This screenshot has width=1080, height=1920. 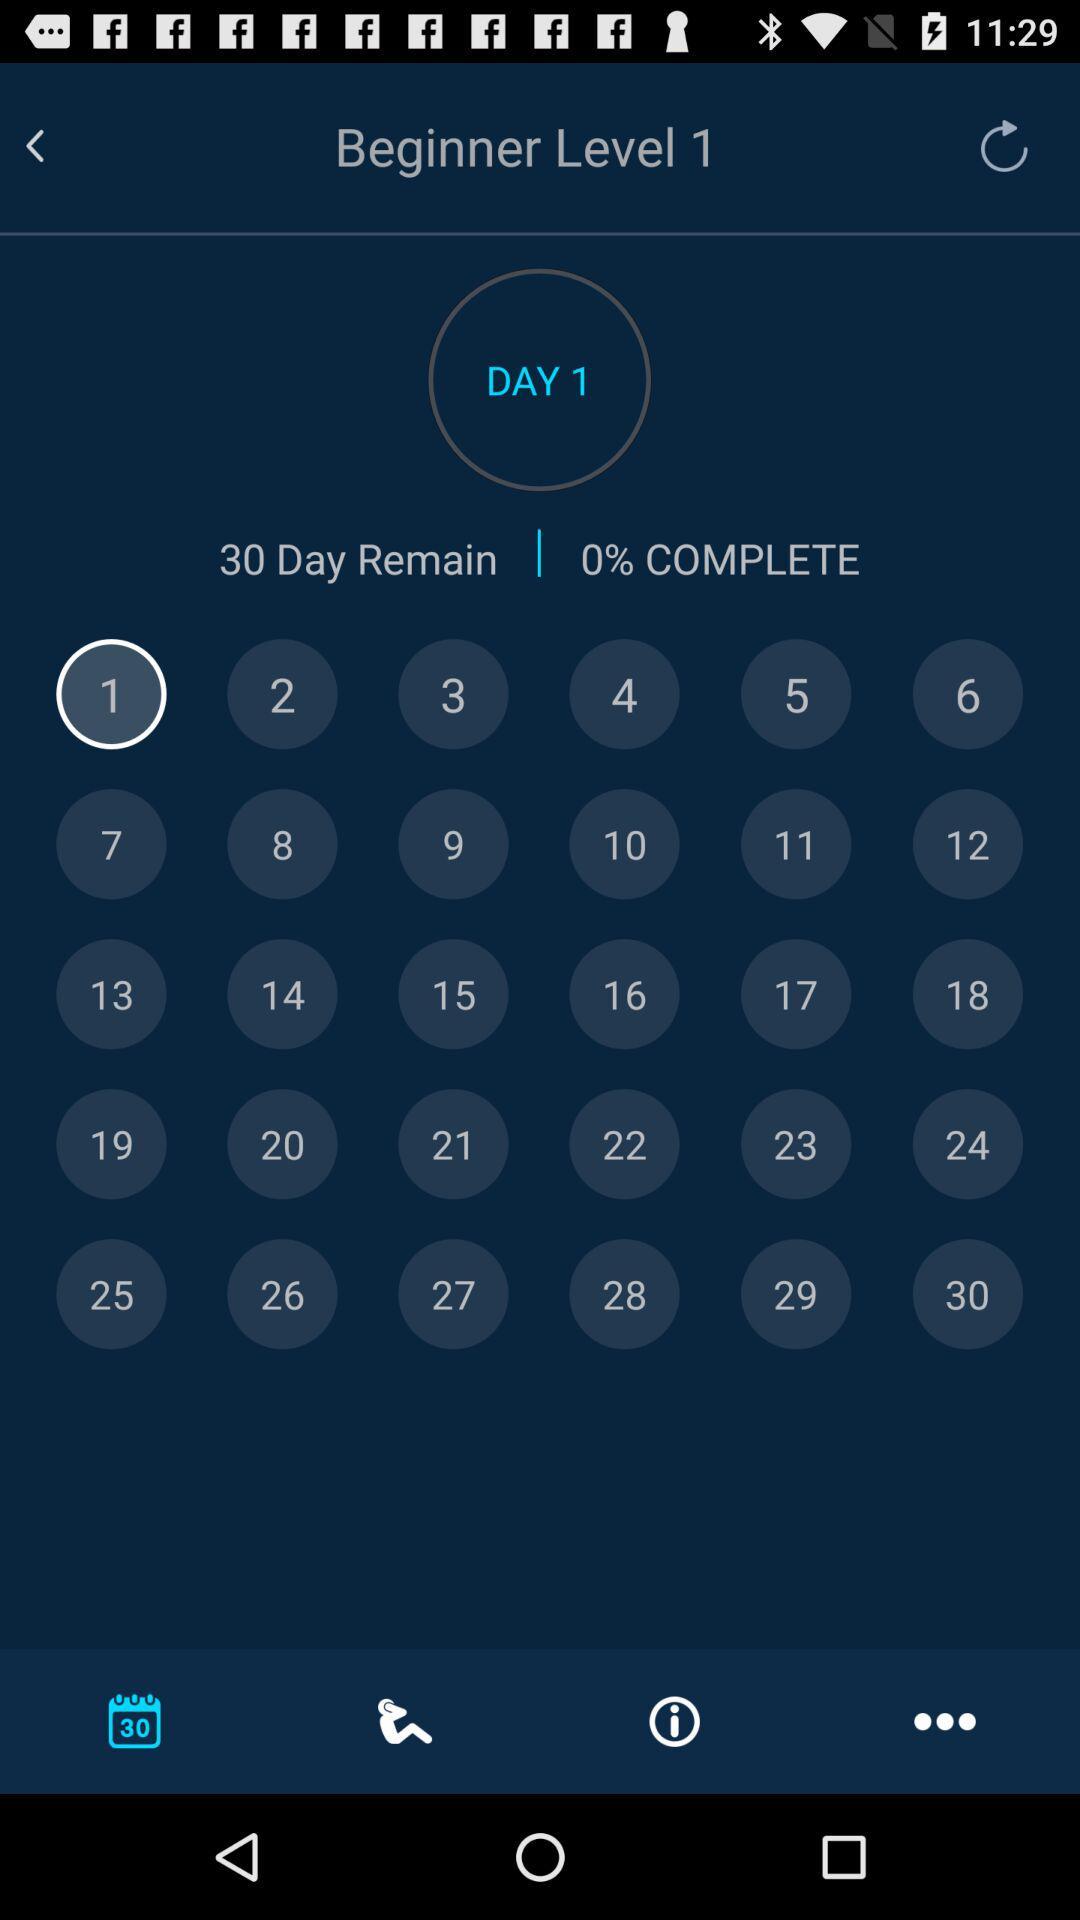 What do you see at coordinates (282, 1144) in the screenshot?
I see `day 20` at bounding box center [282, 1144].